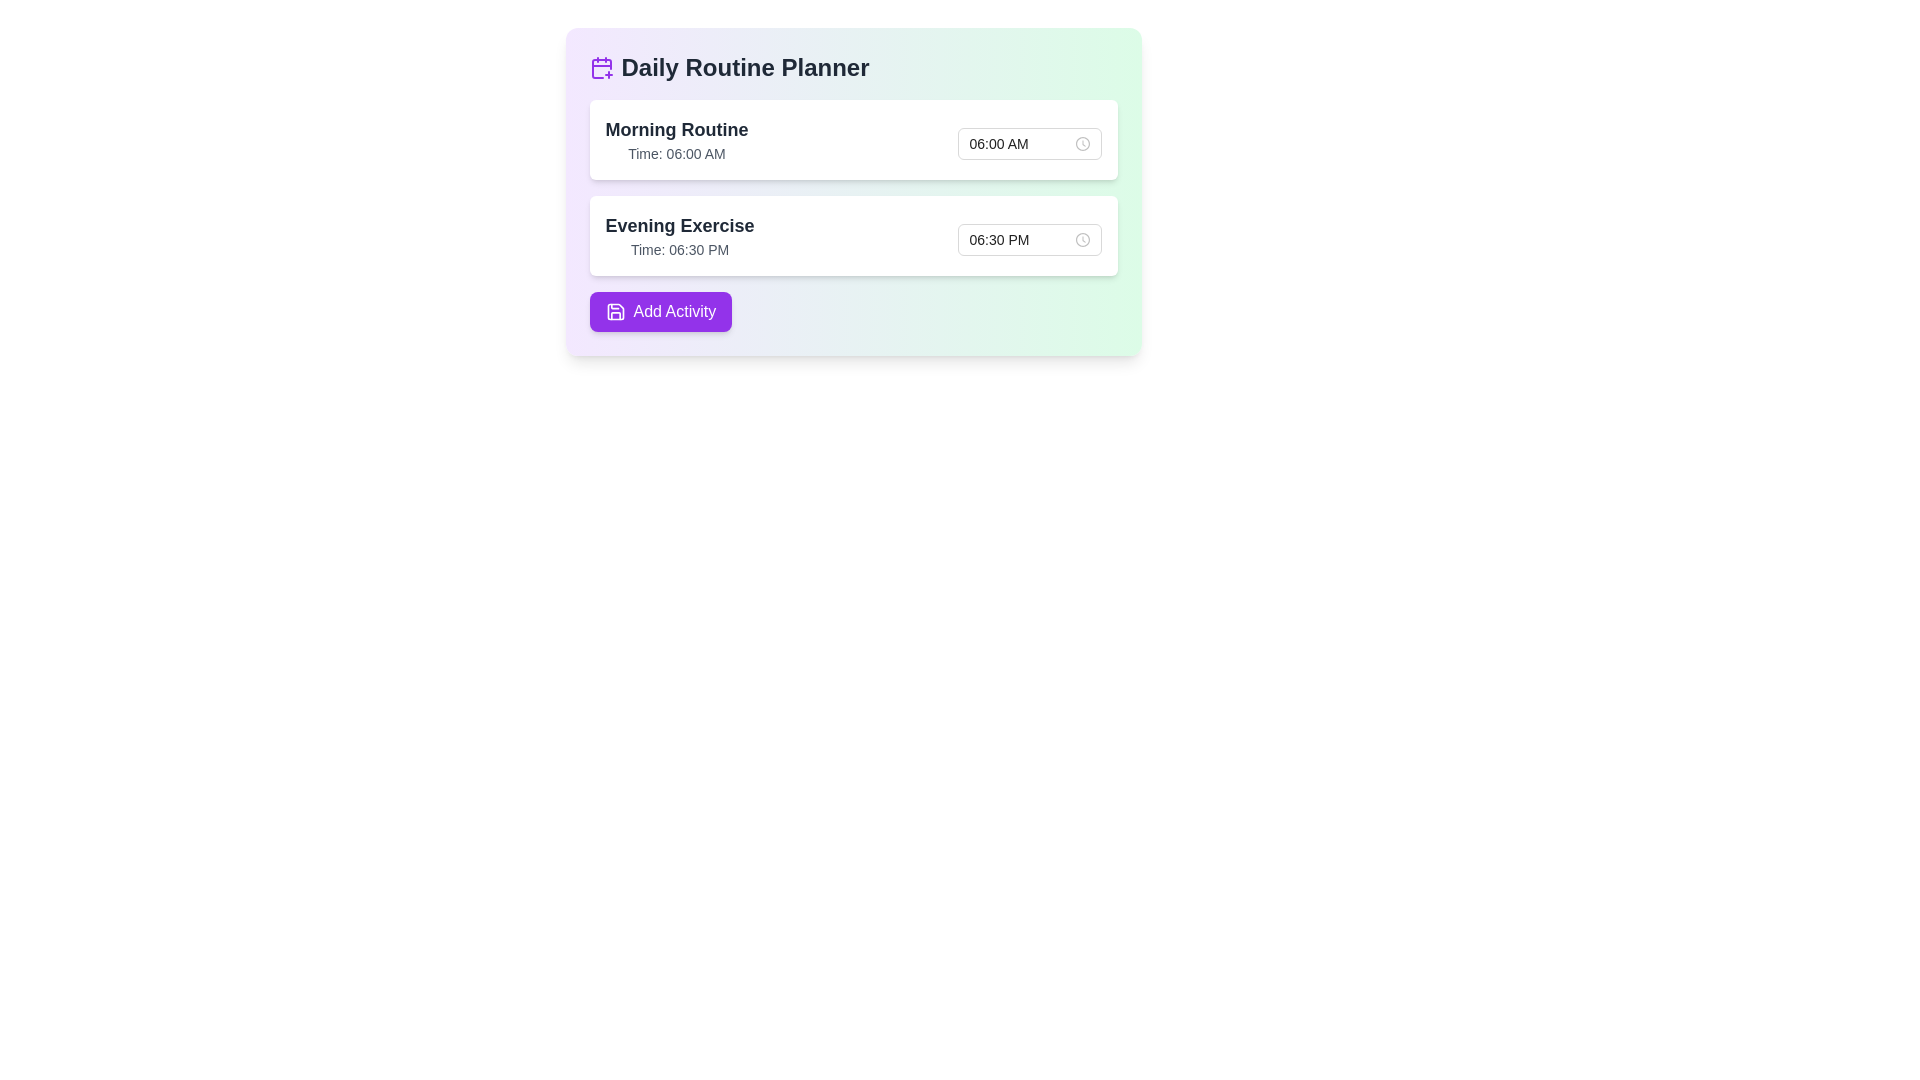 Image resolution: width=1920 pixels, height=1080 pixels. Describe the element at coordinates (600, 68) in the screenshot. I see `the calendar icon with a plus symbol located in the top-left corner of the application interface, preceding the title 'Daily Routine Planner.'` at that location.